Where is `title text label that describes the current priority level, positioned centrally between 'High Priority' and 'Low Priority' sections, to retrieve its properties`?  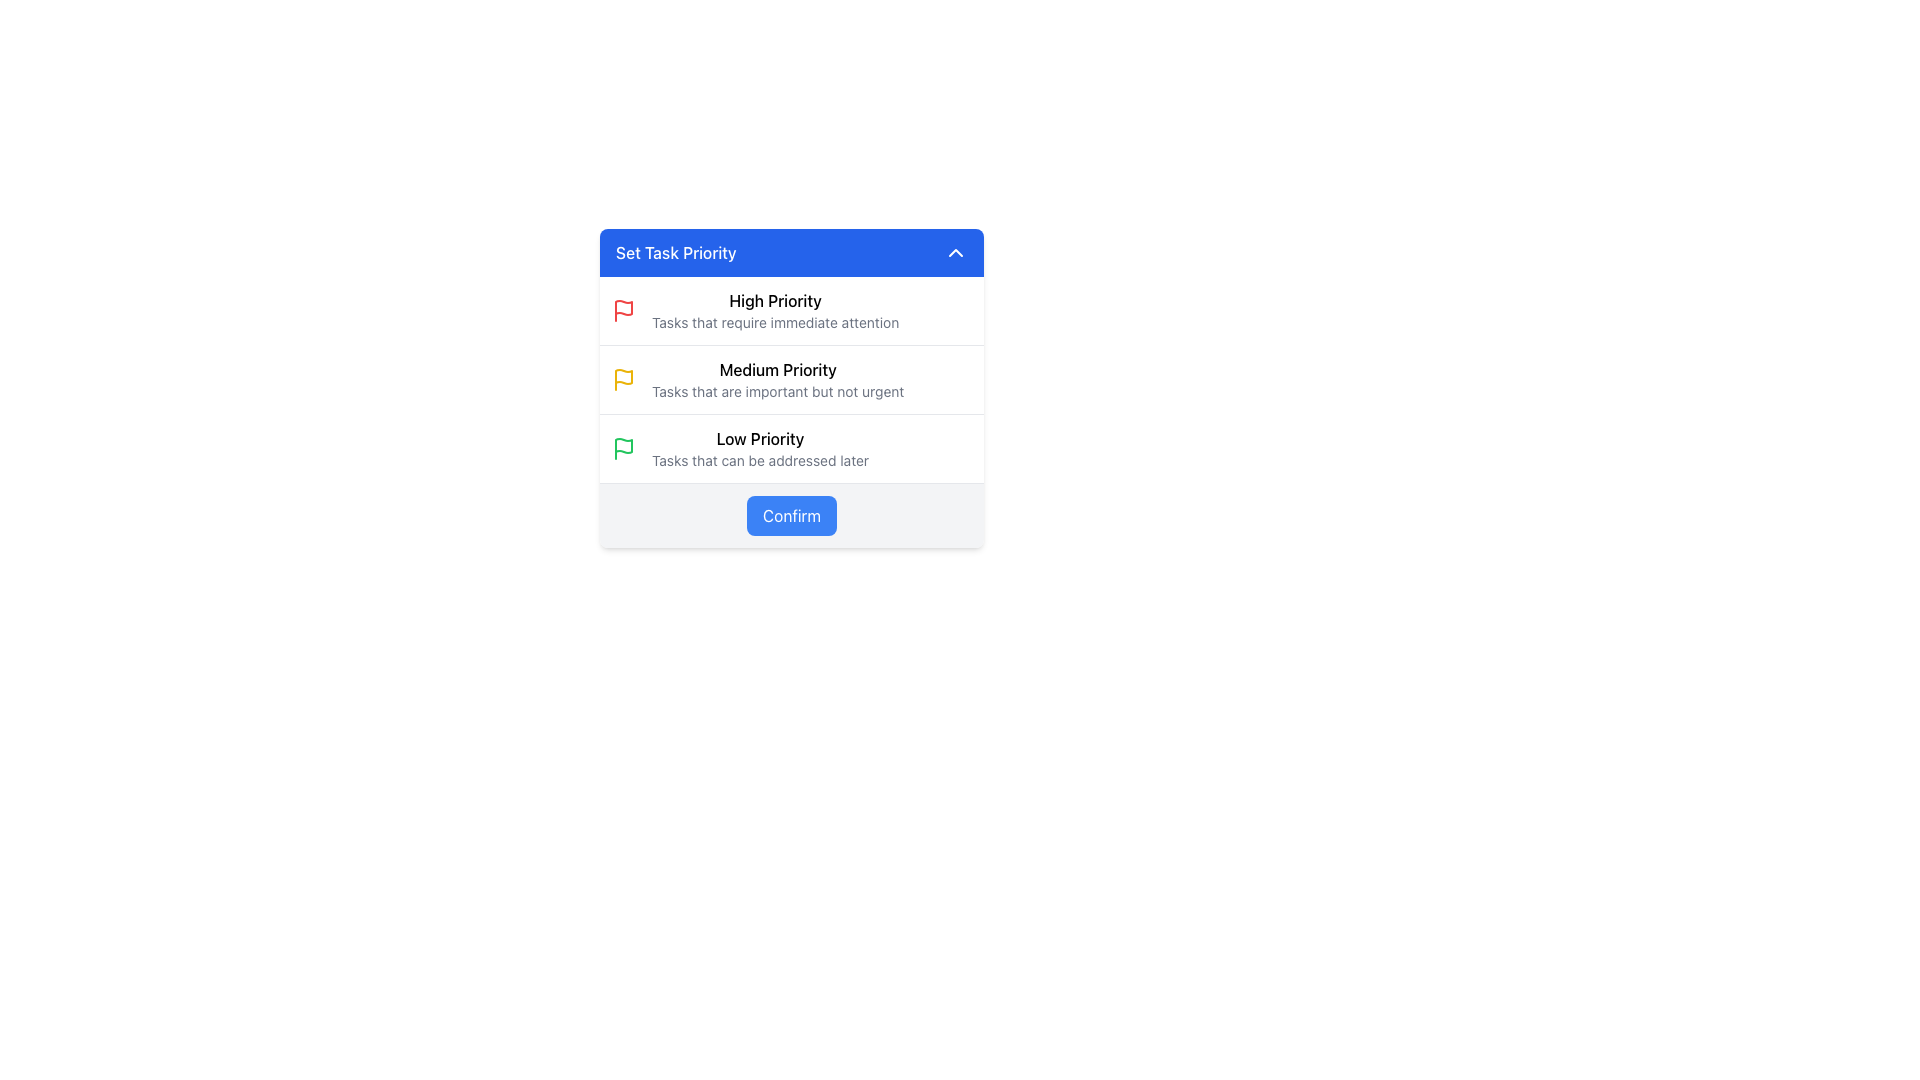 title text label that describes the current priority level, positioned centrally between 'High Priority' and 'Low Priority' sections, to retrieve its properties is located at coordinates (777, 370).